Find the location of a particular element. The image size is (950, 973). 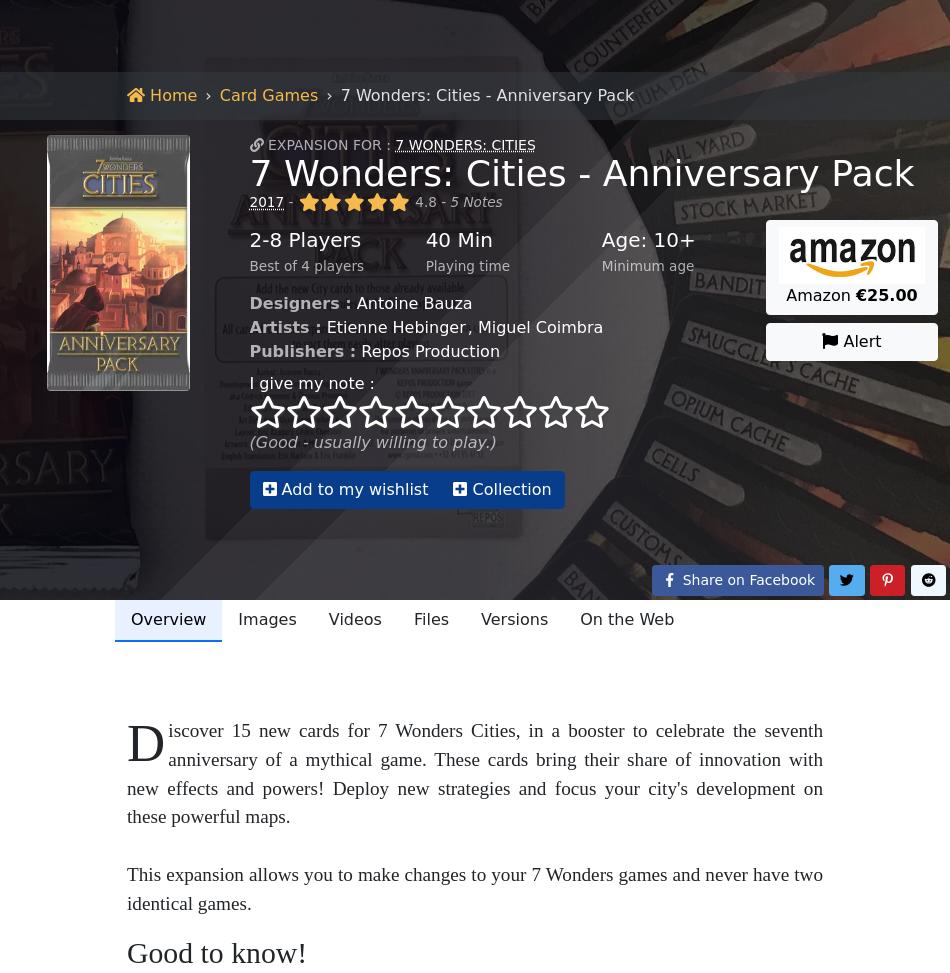

'7 Wonders - Cities Youtube' is located at coordinates (633, 155).